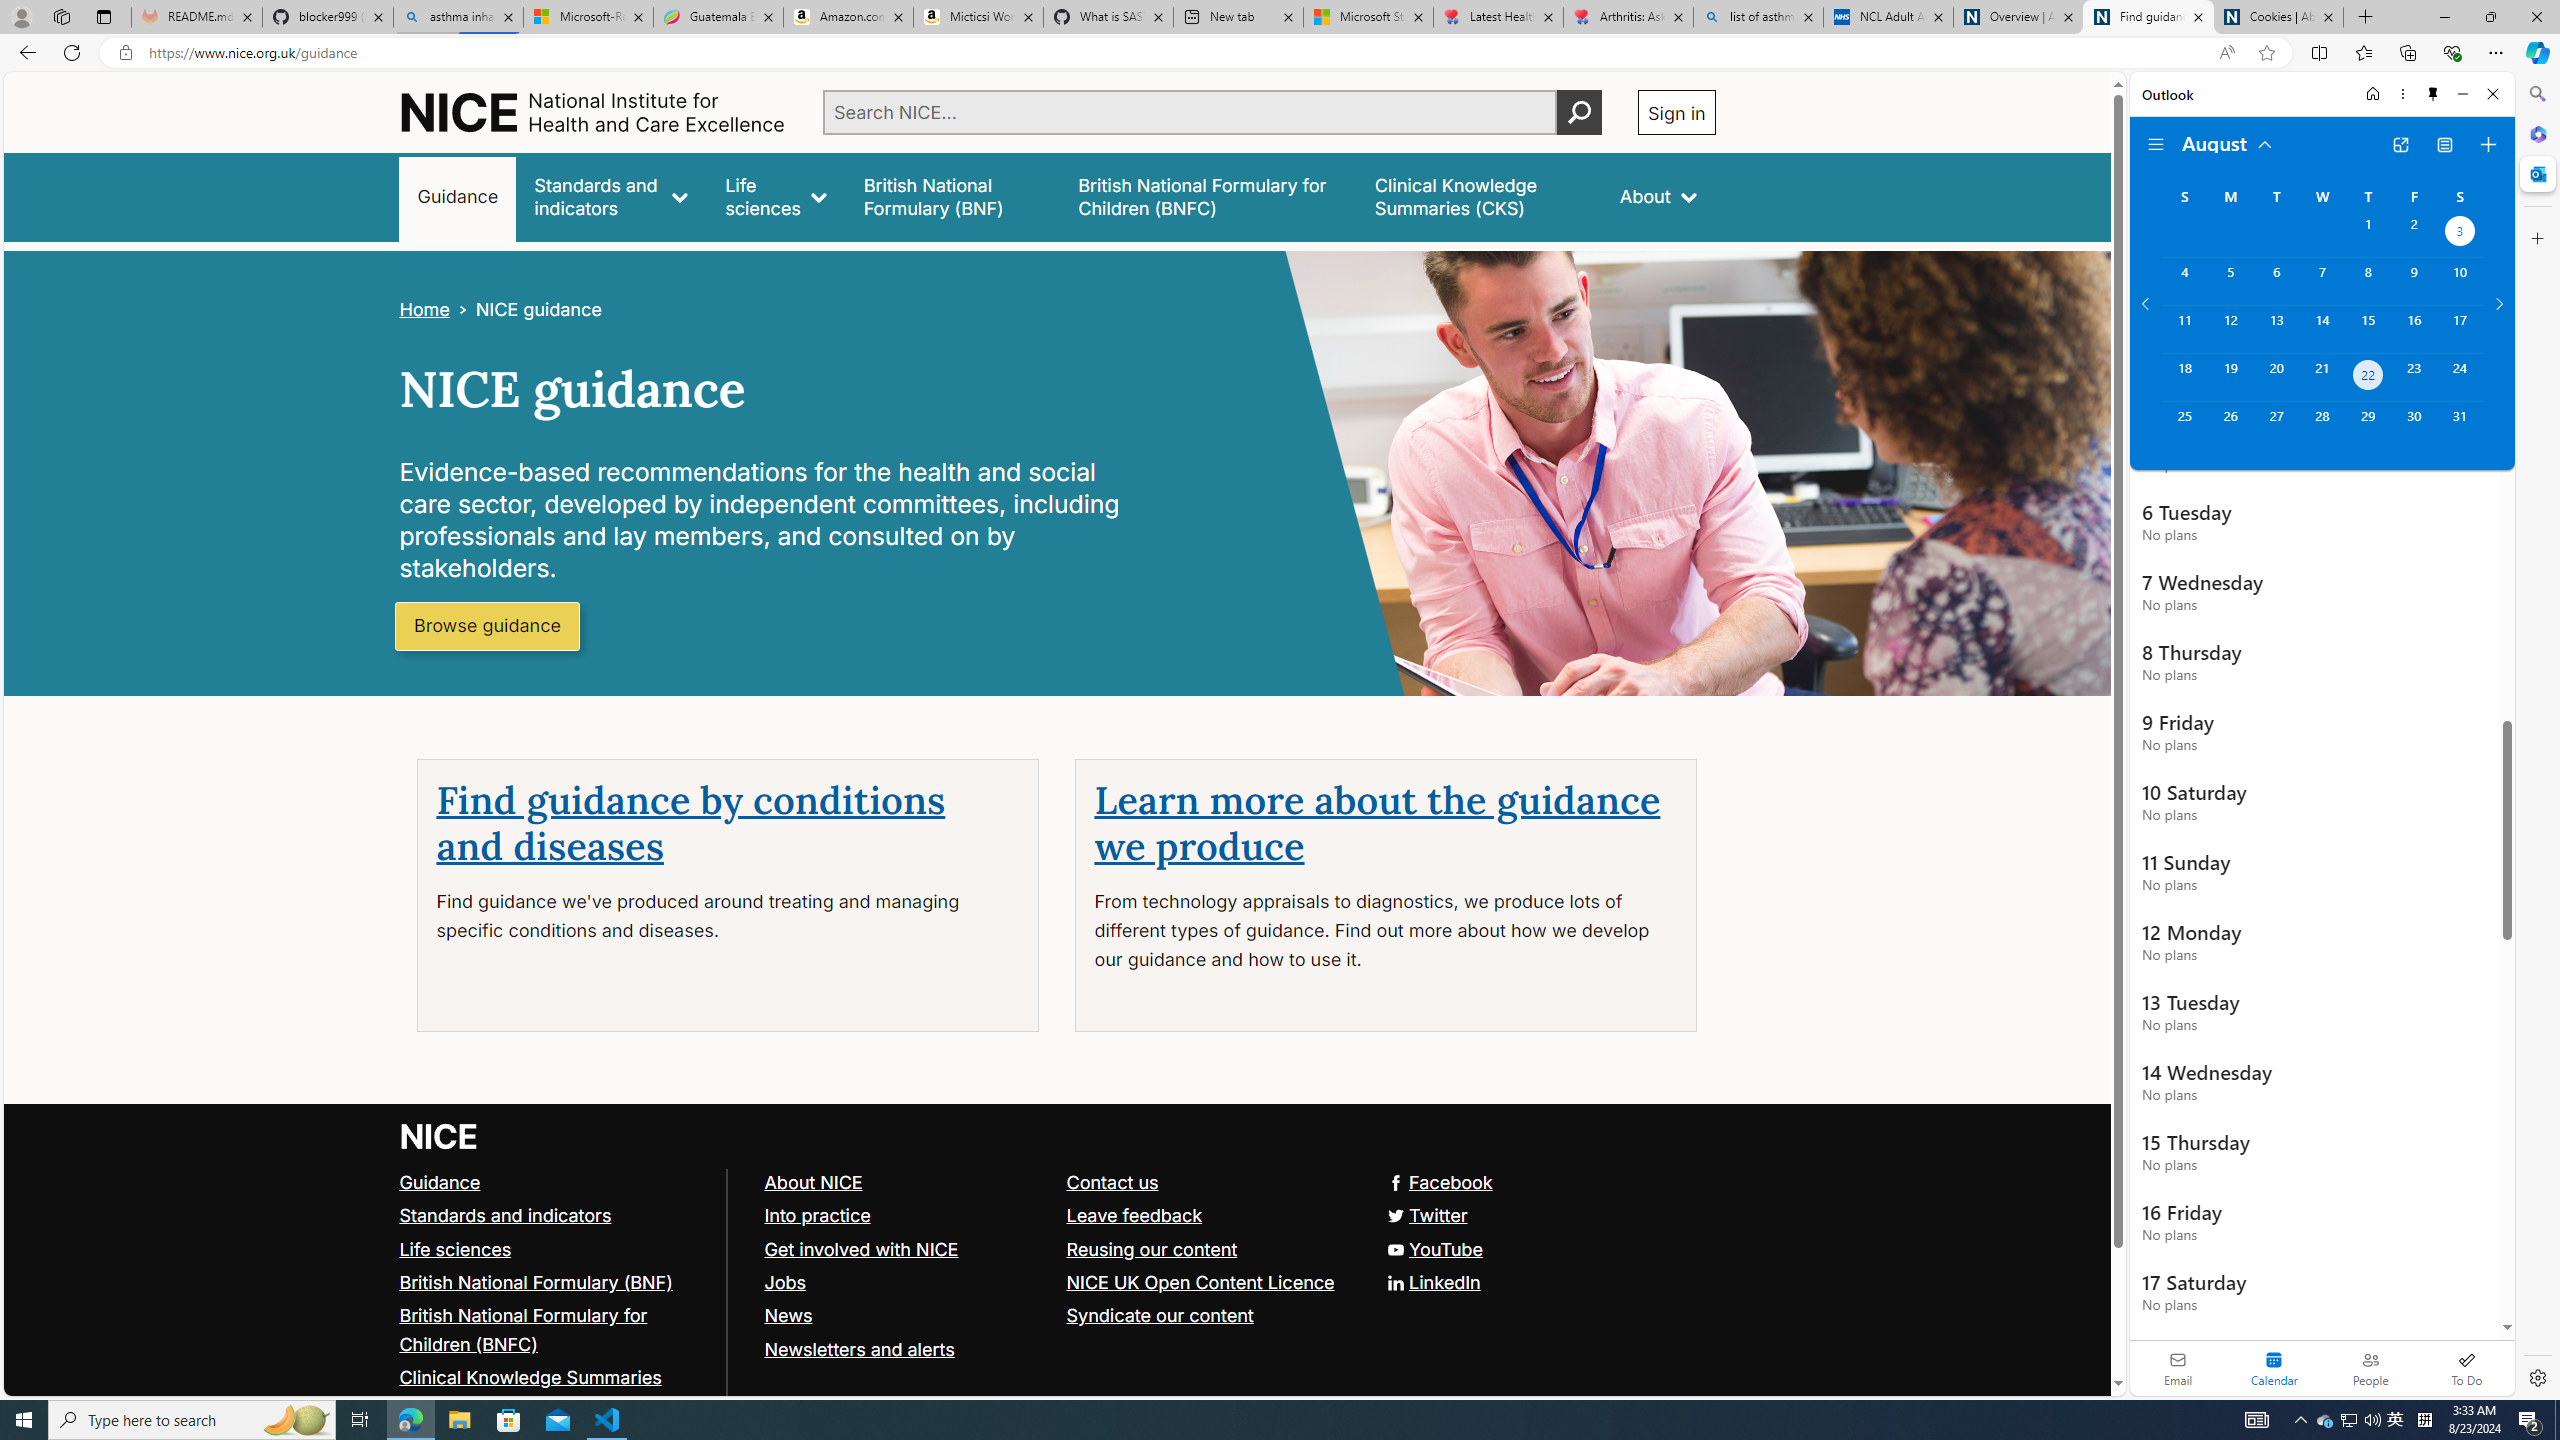 Image resolution: width=2560 pixels, height=1440 pixels. I want to click on 'Tuesday, August 13, 2024. ', so click(2274, 329).